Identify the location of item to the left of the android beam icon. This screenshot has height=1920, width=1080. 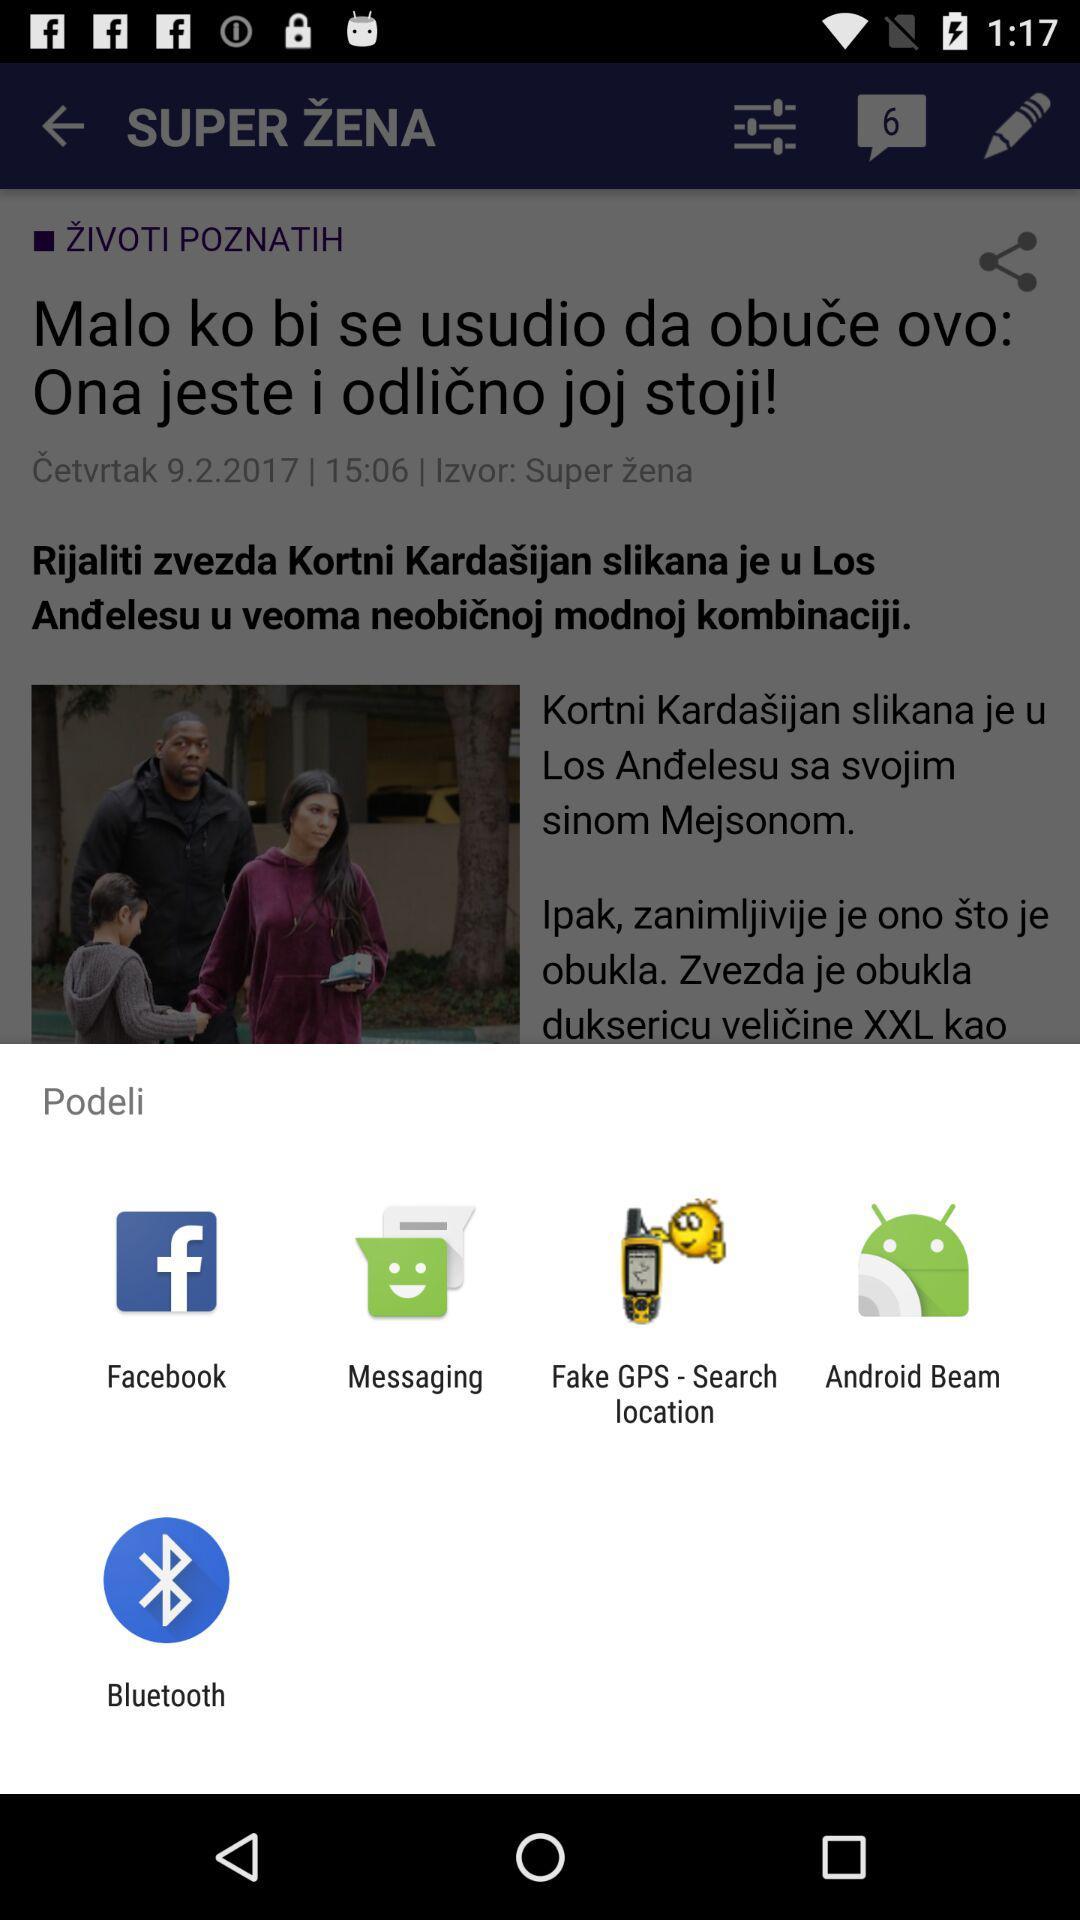
(664, 1392).